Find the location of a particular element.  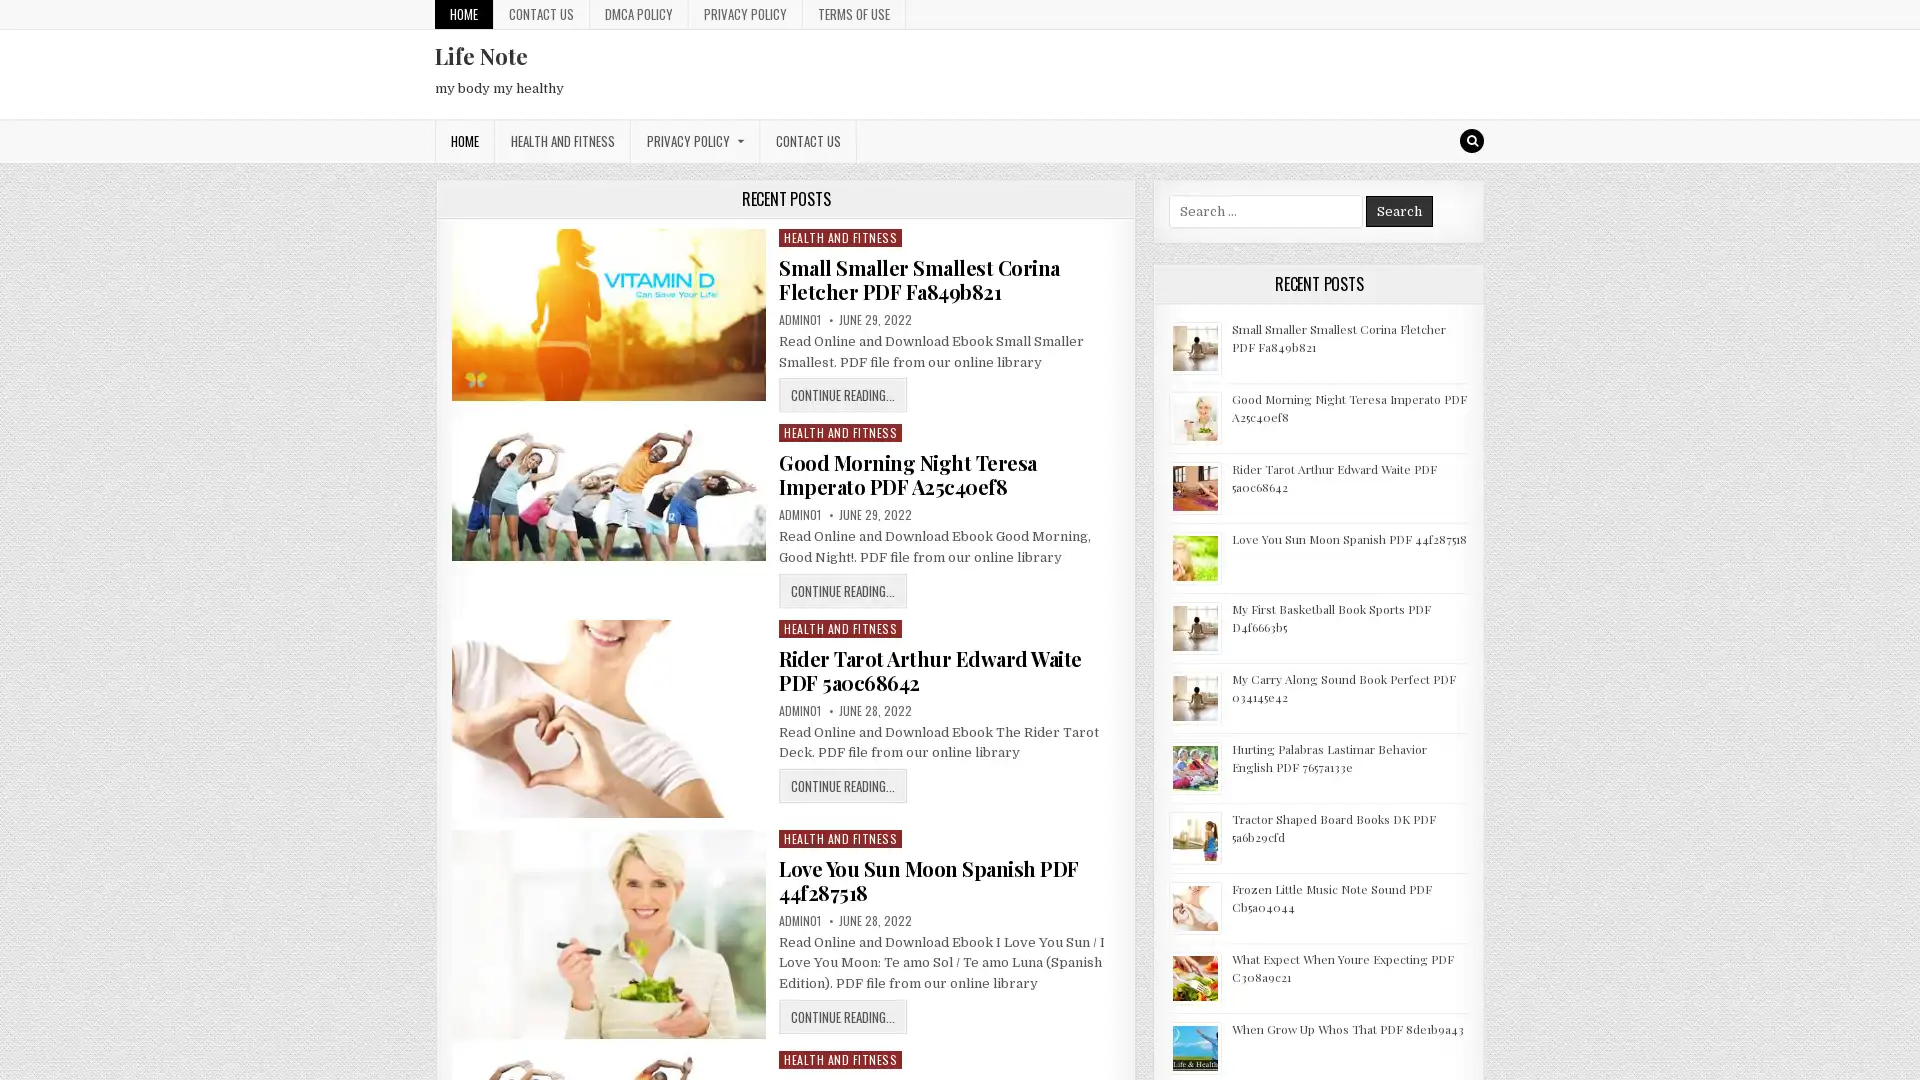

Search is located at coordinates (1398, 211).